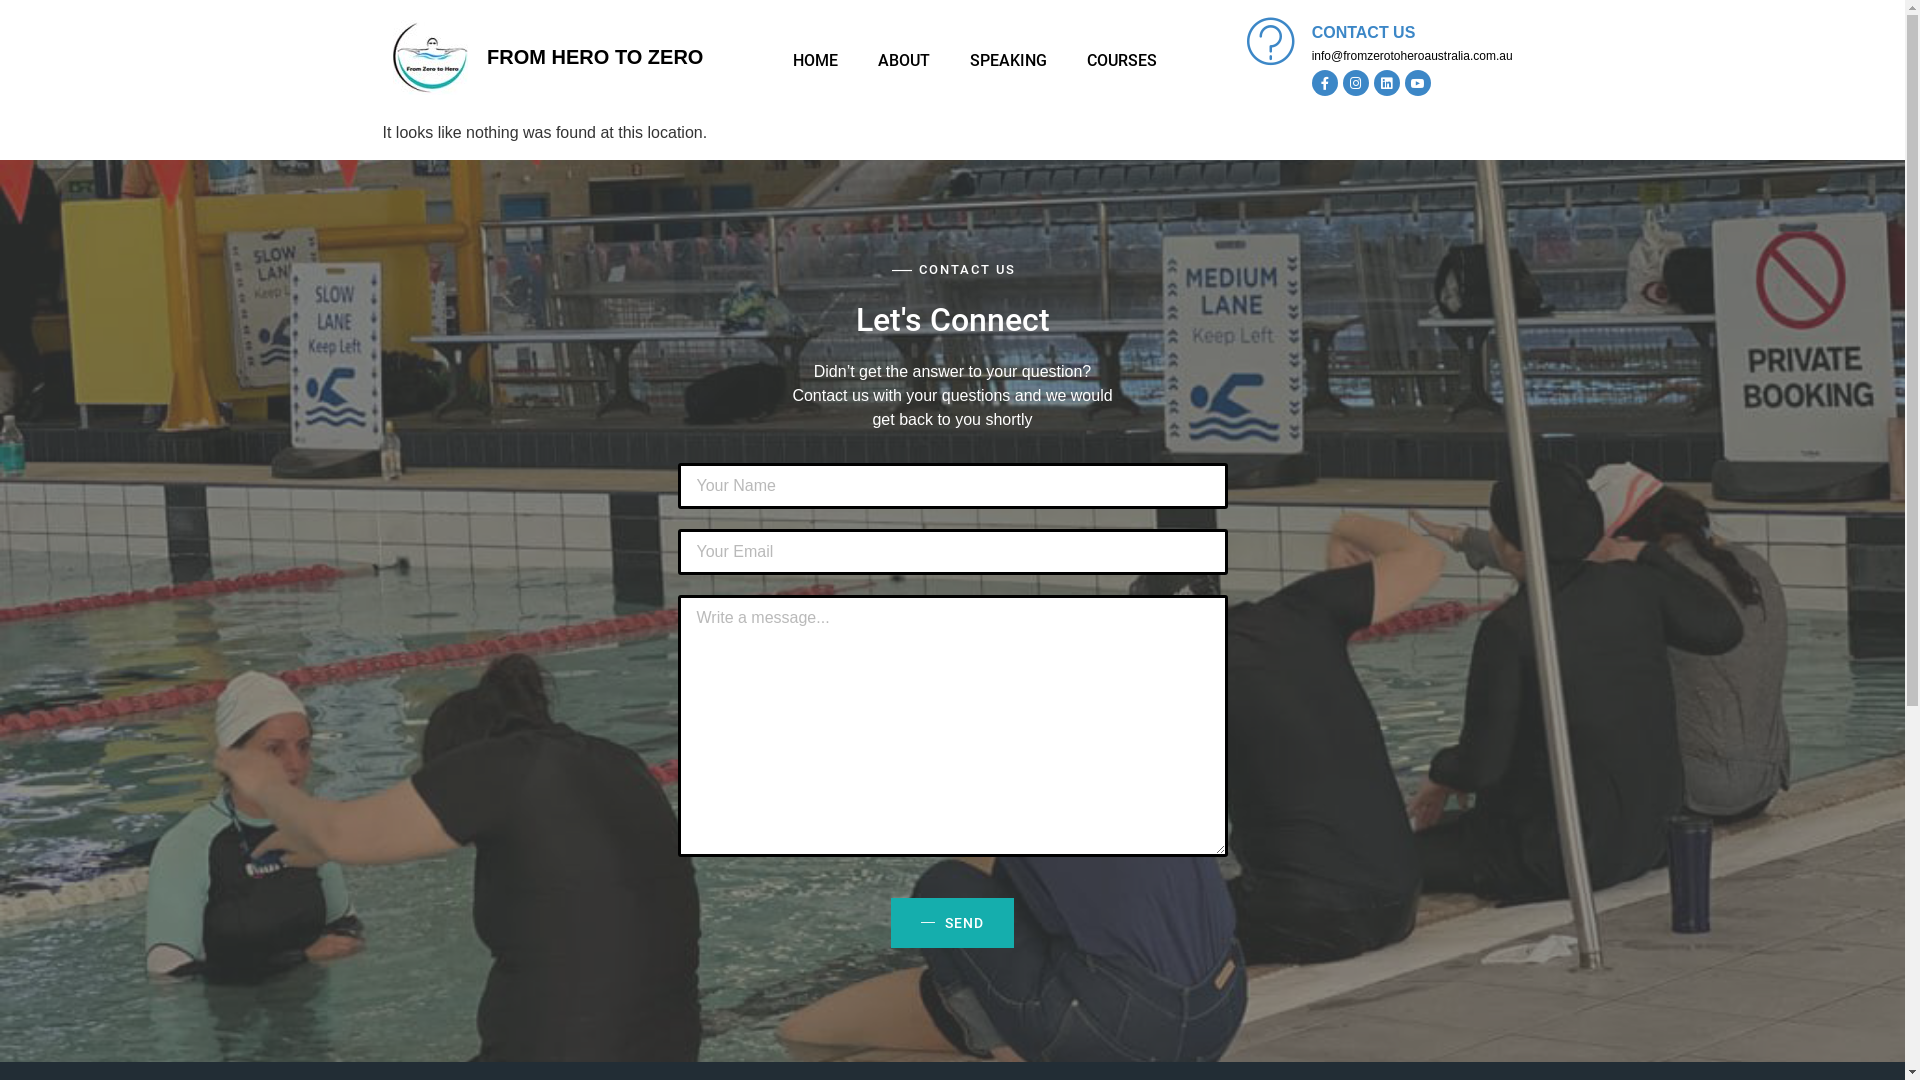  What do you see at coordinates (814, 60) in the screenshot?
I see `'HOME'` at bounding box center [814, 60].